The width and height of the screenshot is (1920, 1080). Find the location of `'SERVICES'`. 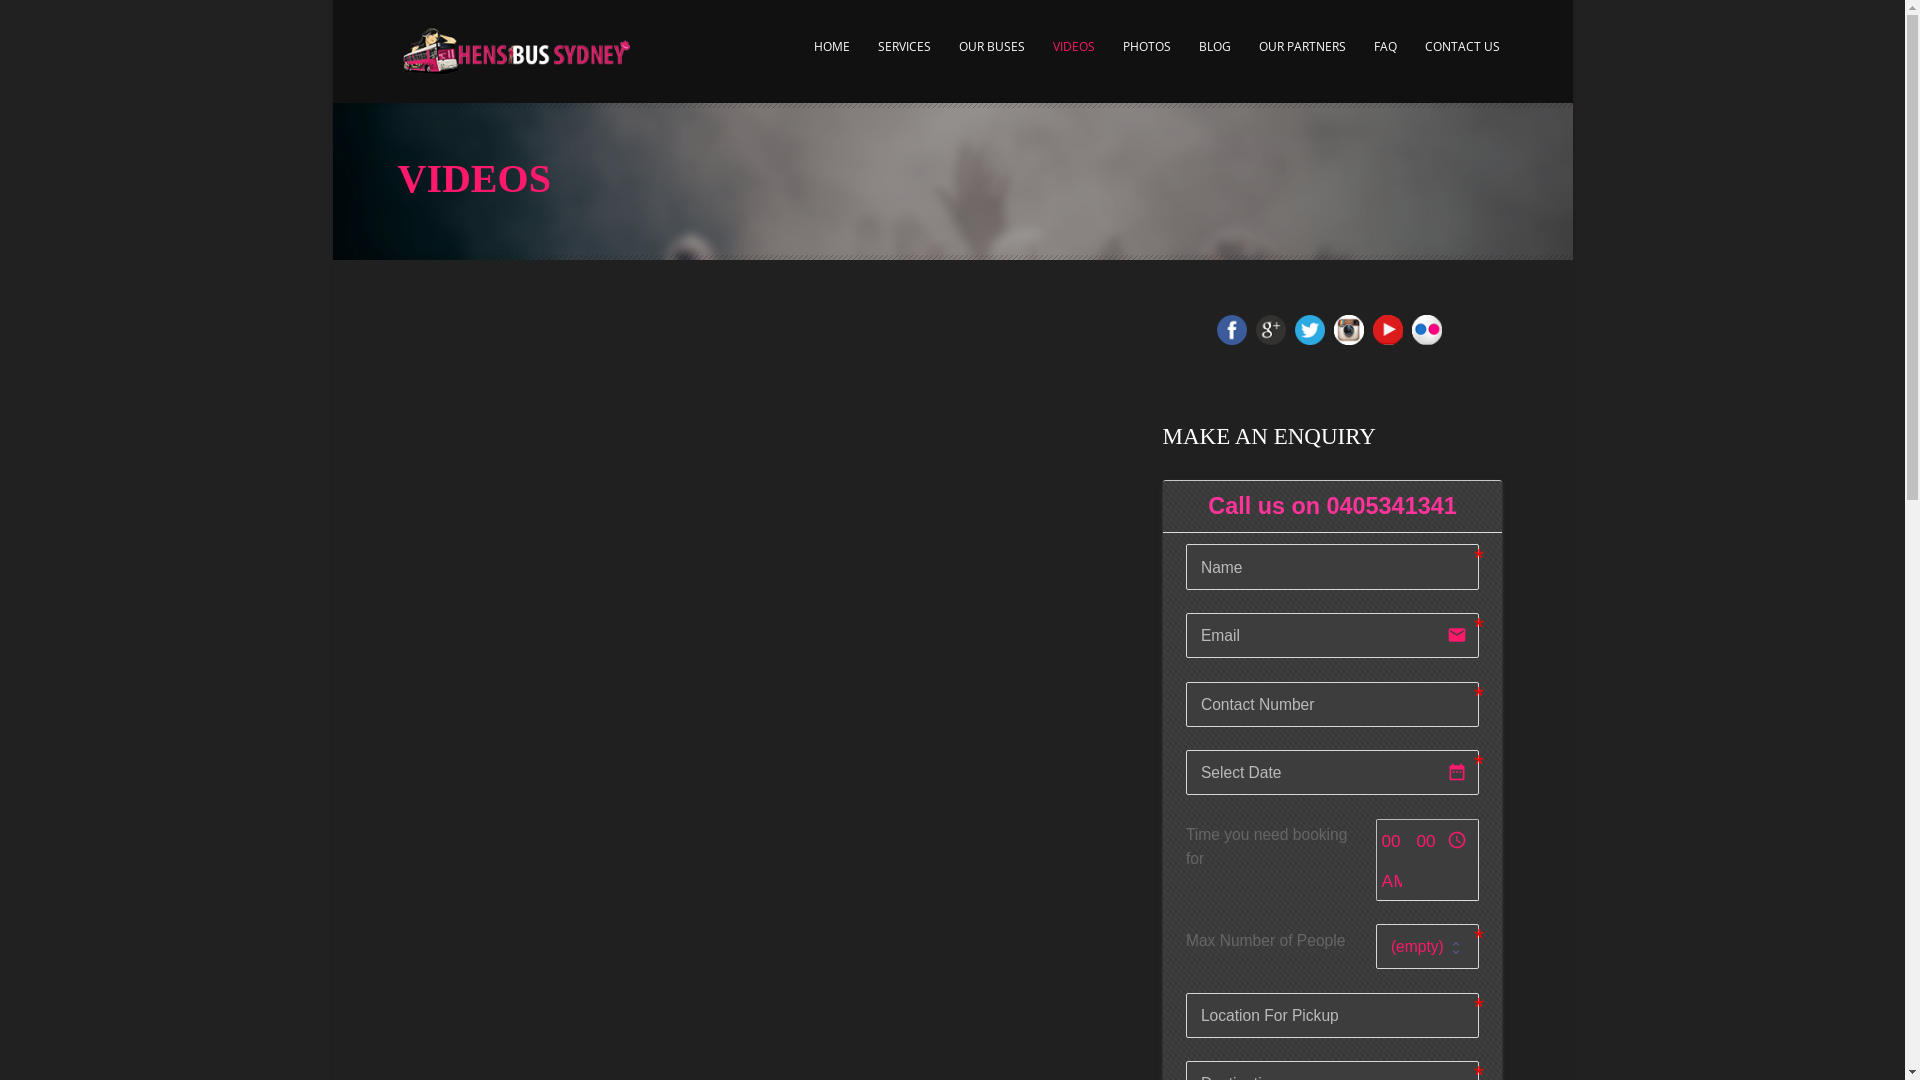

'SERVICES' is located at coordinates (902, 56).